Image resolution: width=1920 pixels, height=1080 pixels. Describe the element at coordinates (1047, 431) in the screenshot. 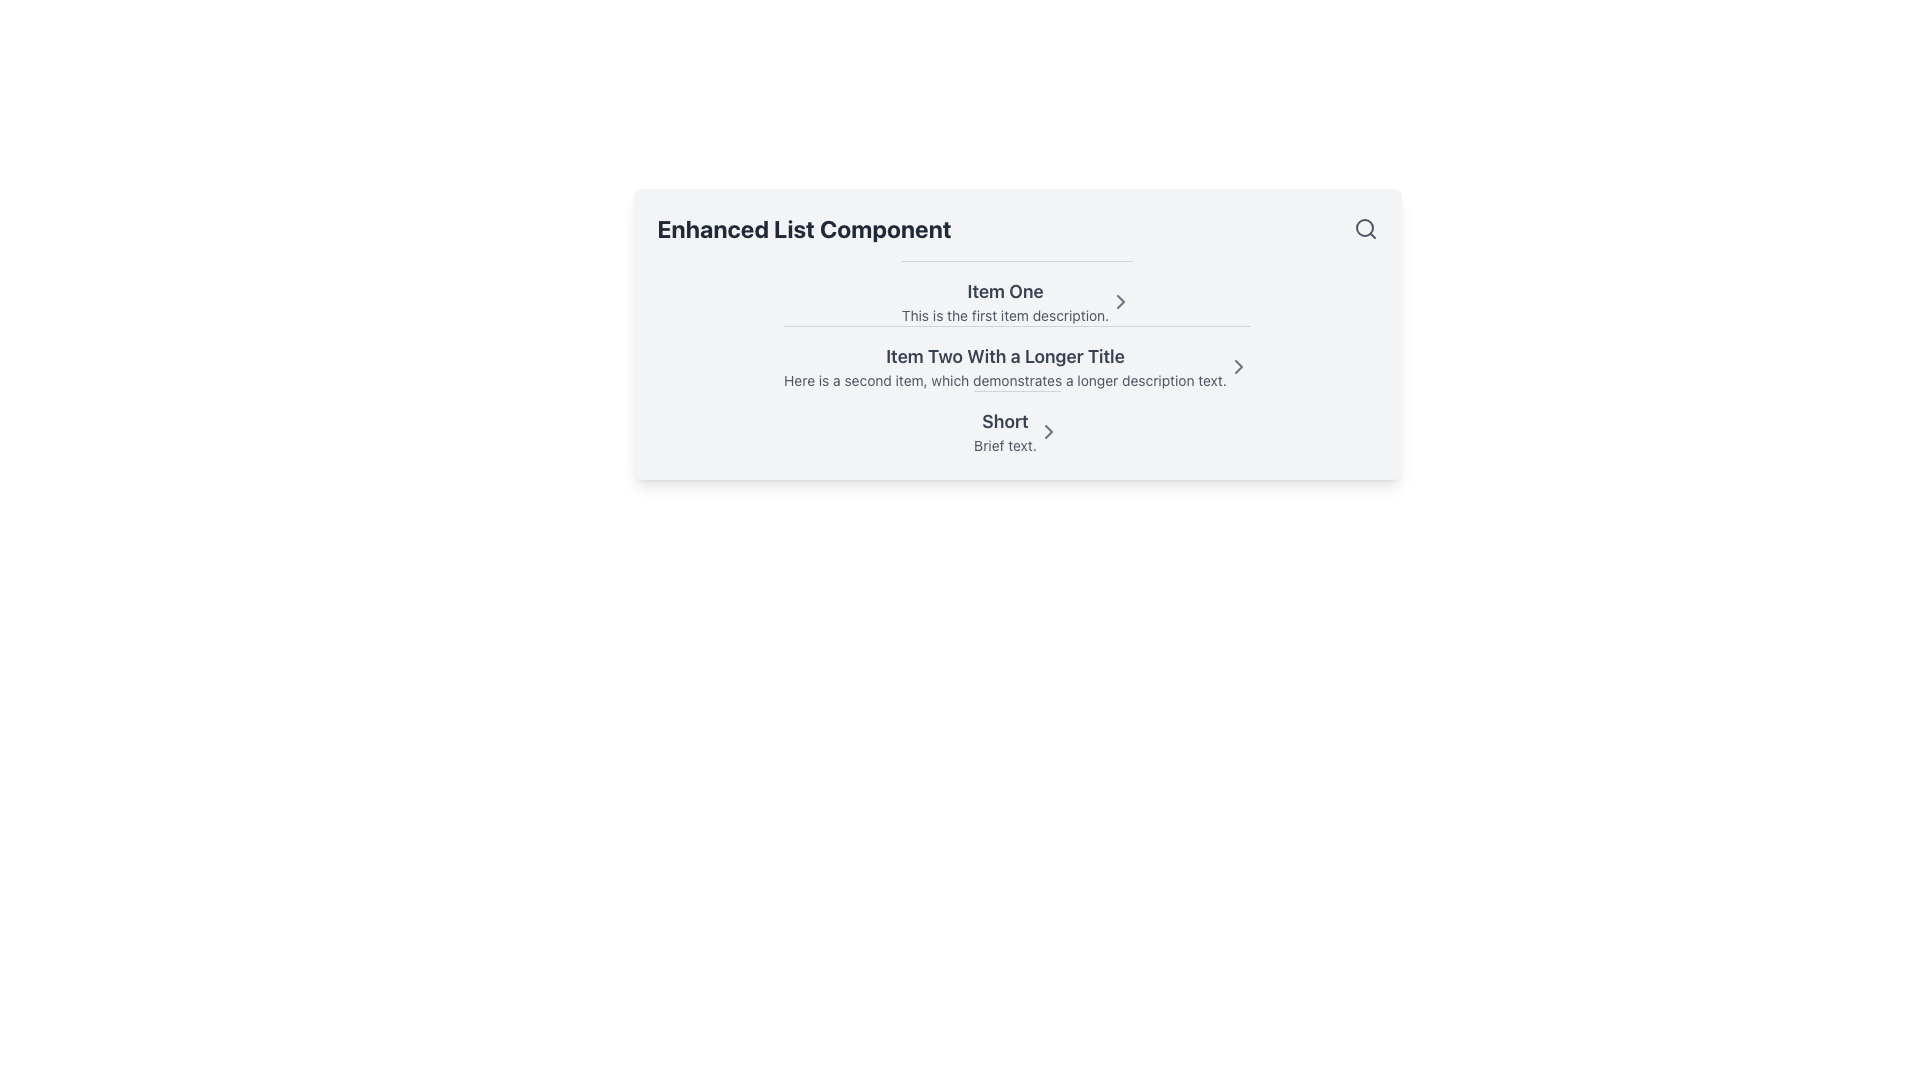

I see `the right-chevron icon styled with a gray color, positioned adjacent to the text 'Short'` at that location.